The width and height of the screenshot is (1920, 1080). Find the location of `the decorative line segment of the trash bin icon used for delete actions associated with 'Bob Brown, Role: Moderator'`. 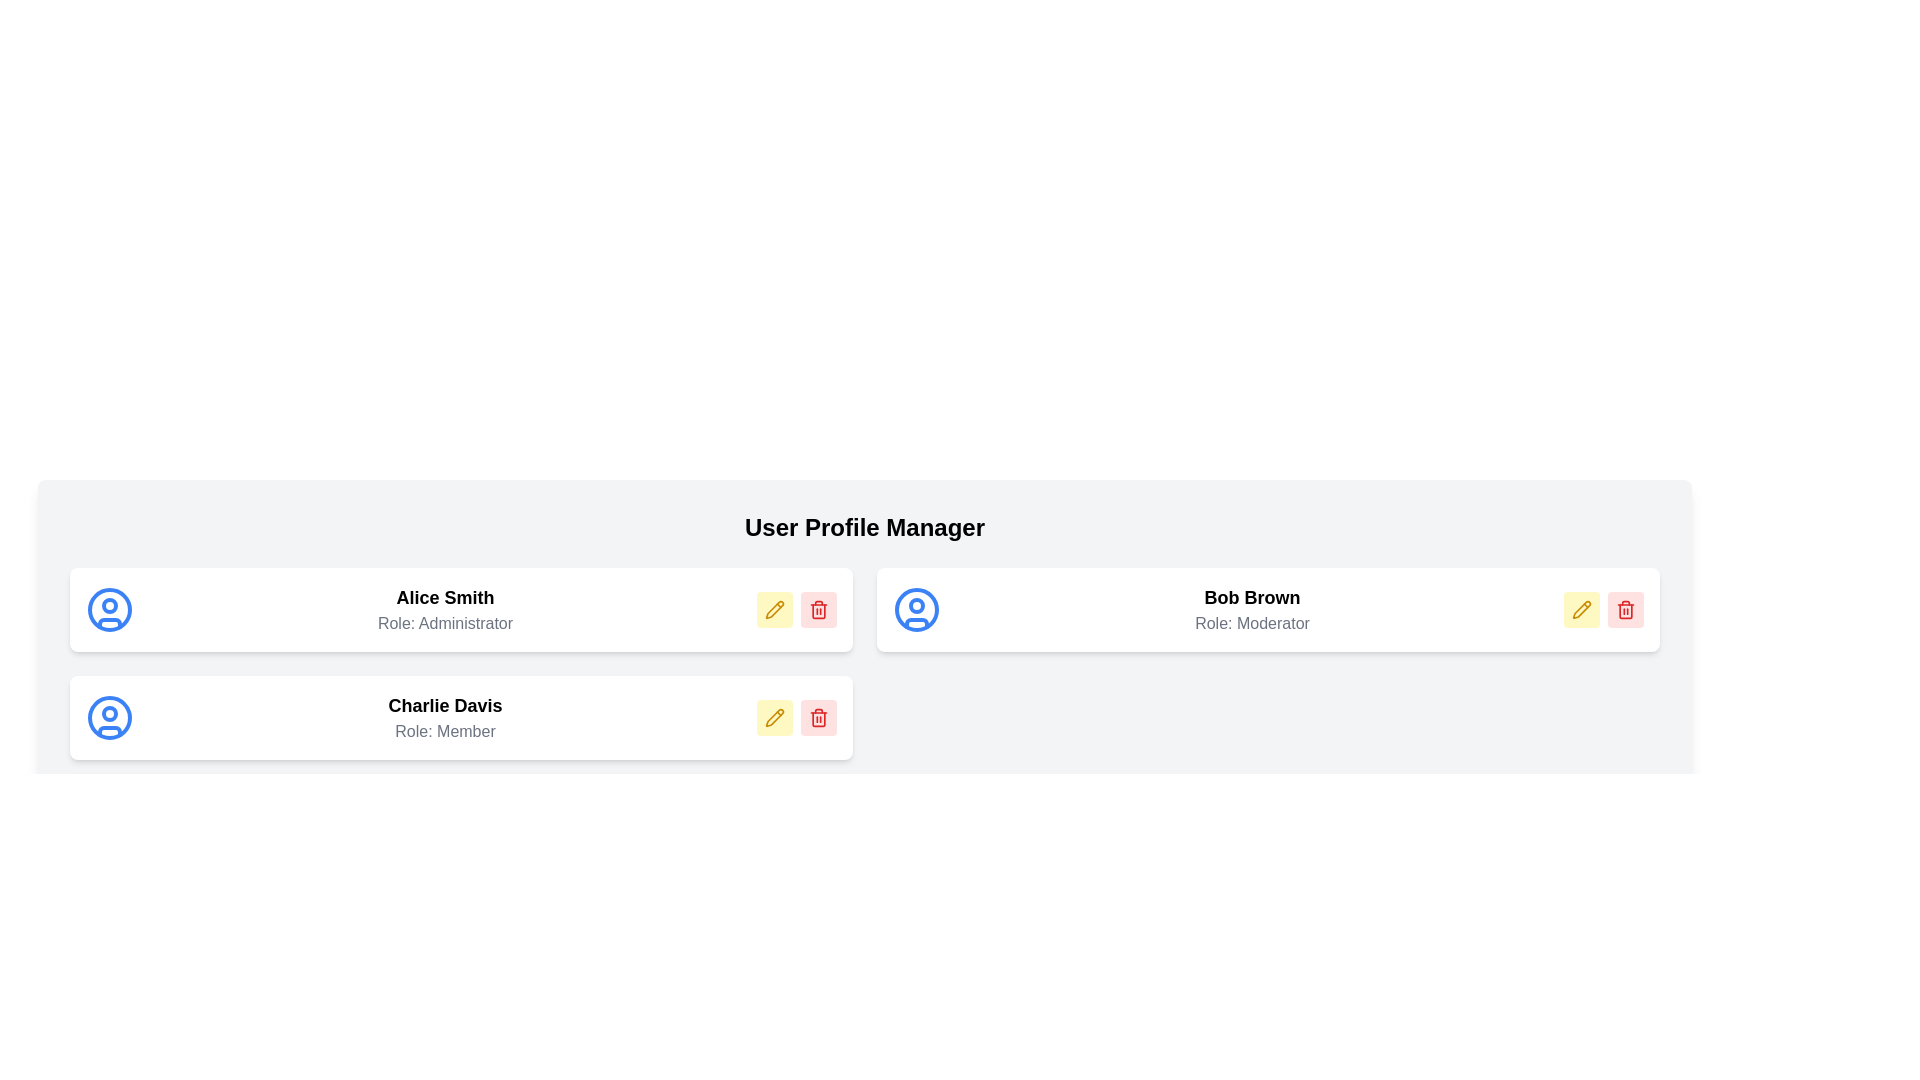

the decorative line segment of the trash bin icon used for delete actions associated with 'Bob Brown, Role: Moderator' is located at coordinates (1626, 609).